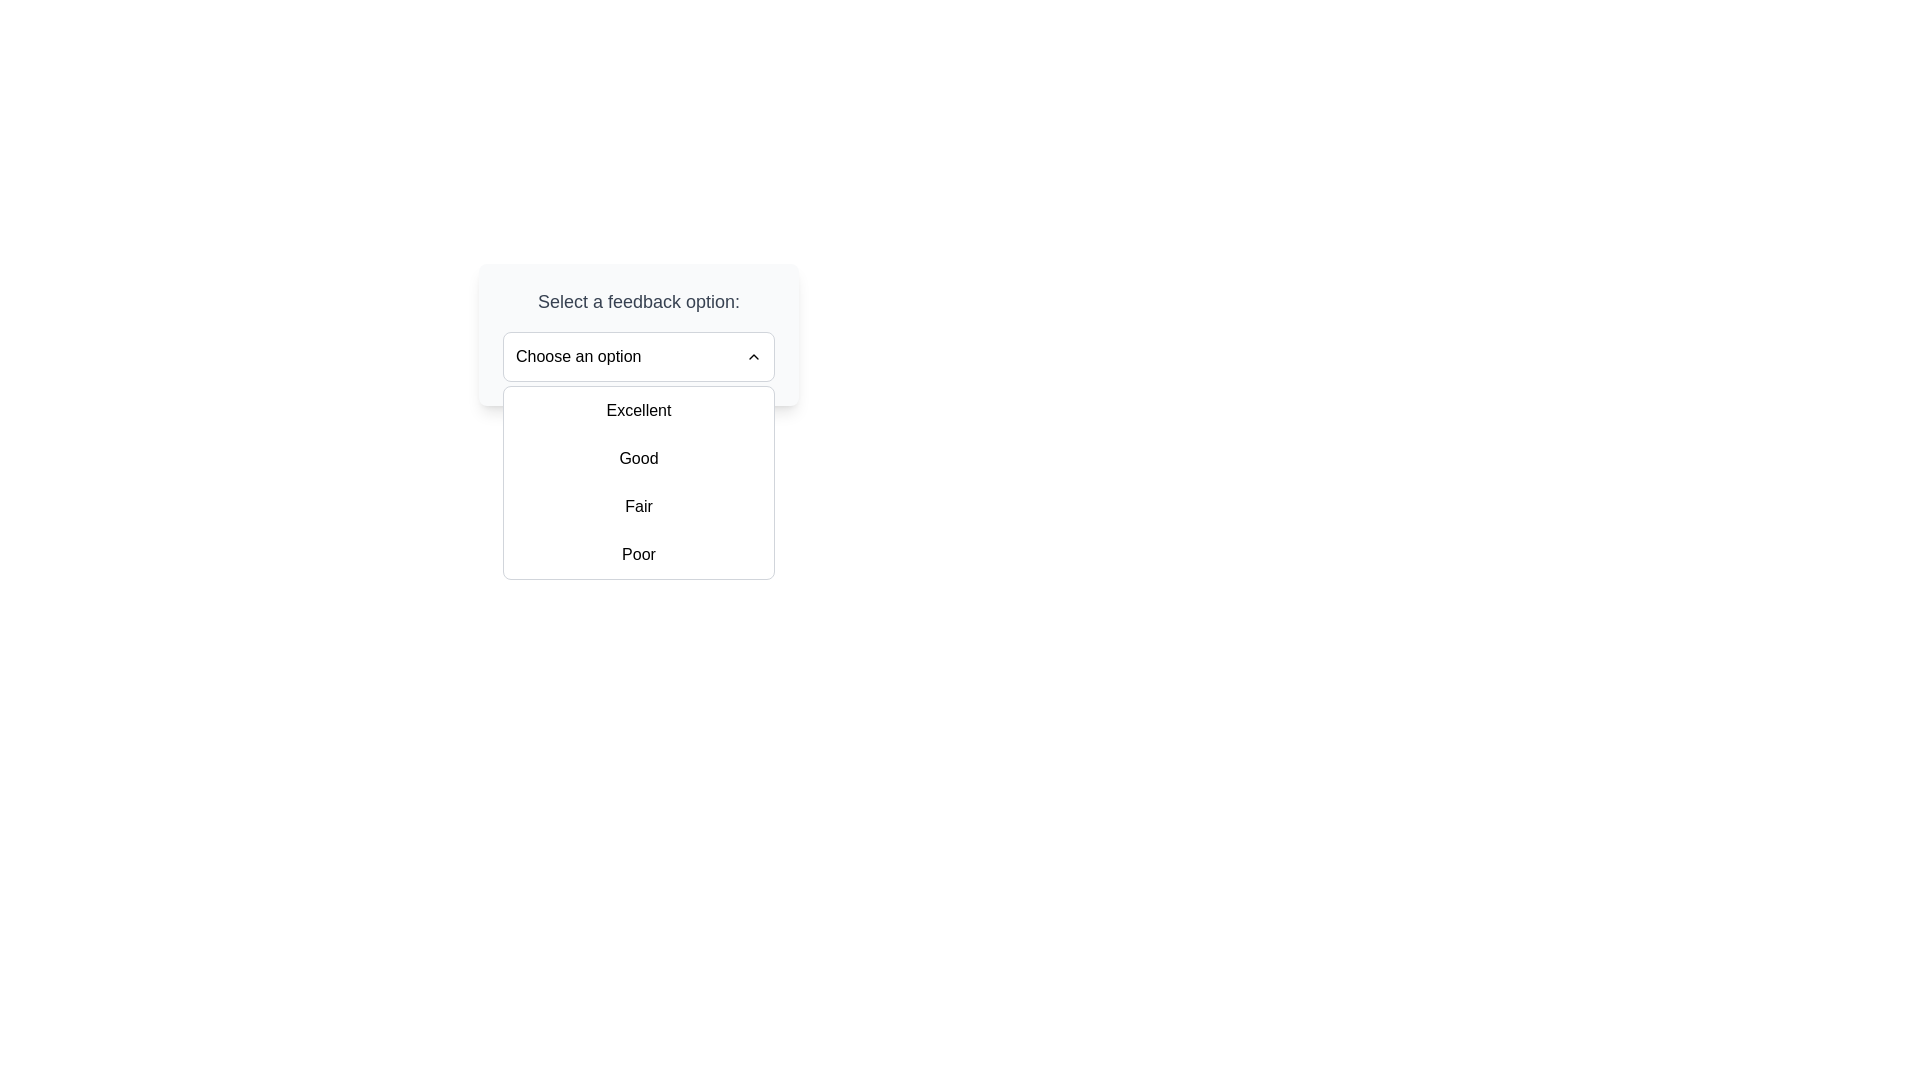  I want to click on the dropdown menu labeled 'Select a feedback option:', so click(637, 334).